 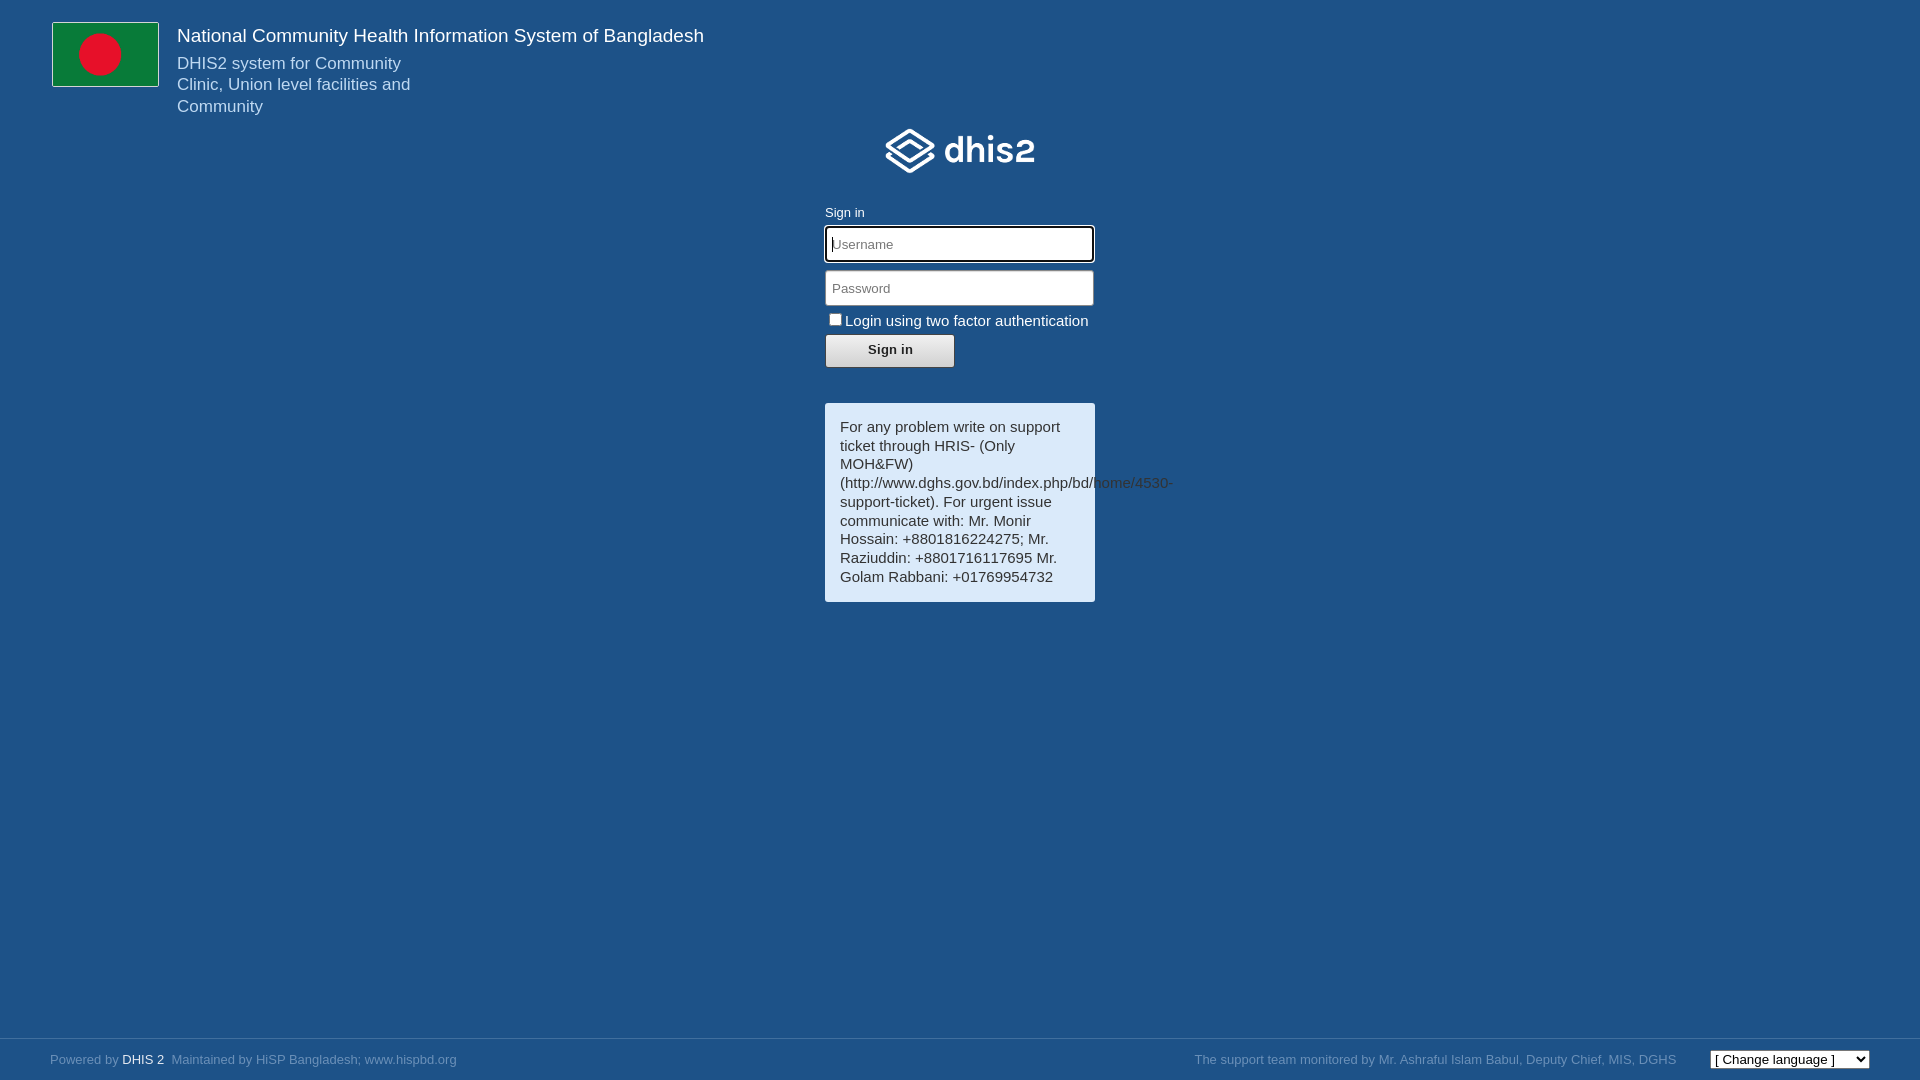 I want to click on 'Sign in', so click(x=888, y=350).